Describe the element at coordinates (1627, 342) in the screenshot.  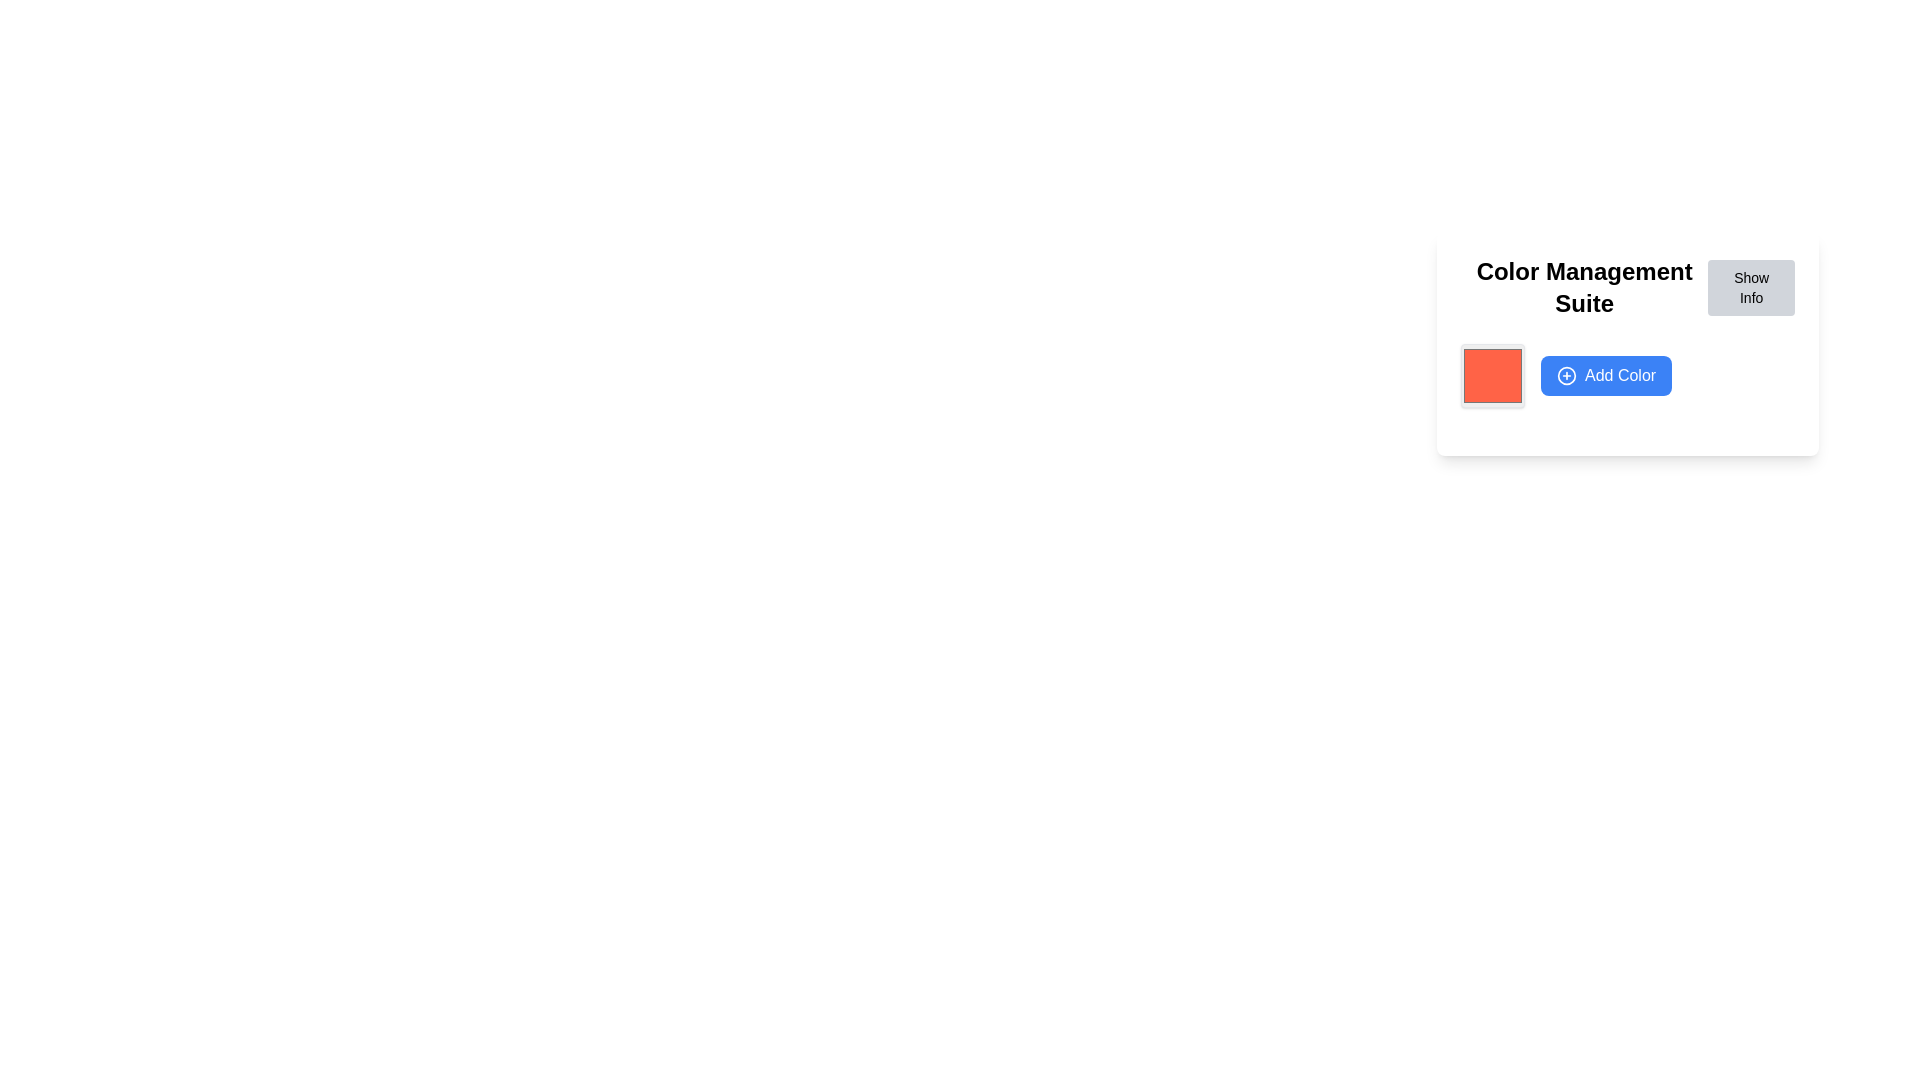
I see `the 'Add Color' button on the color management options card located in the side panel interface` at that location.